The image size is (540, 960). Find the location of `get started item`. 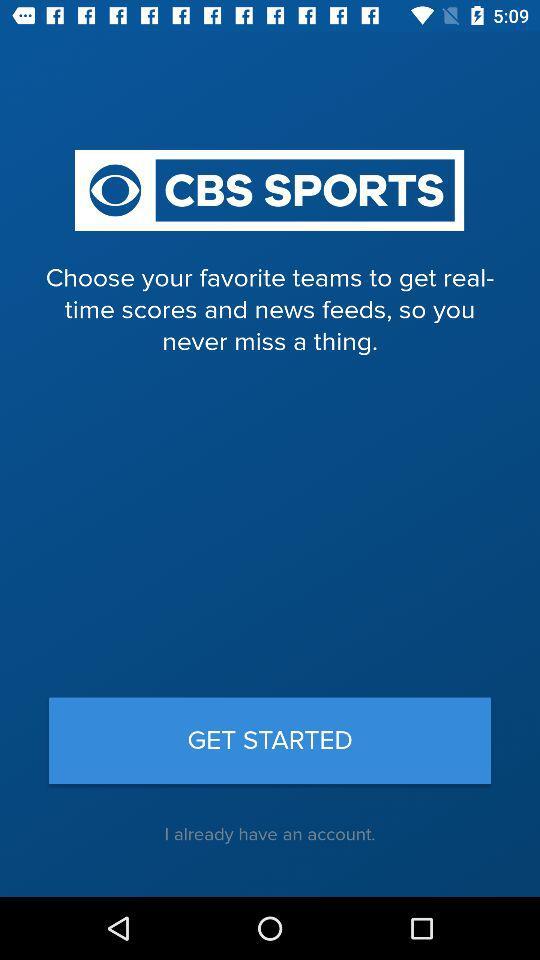

get started item is located at coordinates (270, 739).